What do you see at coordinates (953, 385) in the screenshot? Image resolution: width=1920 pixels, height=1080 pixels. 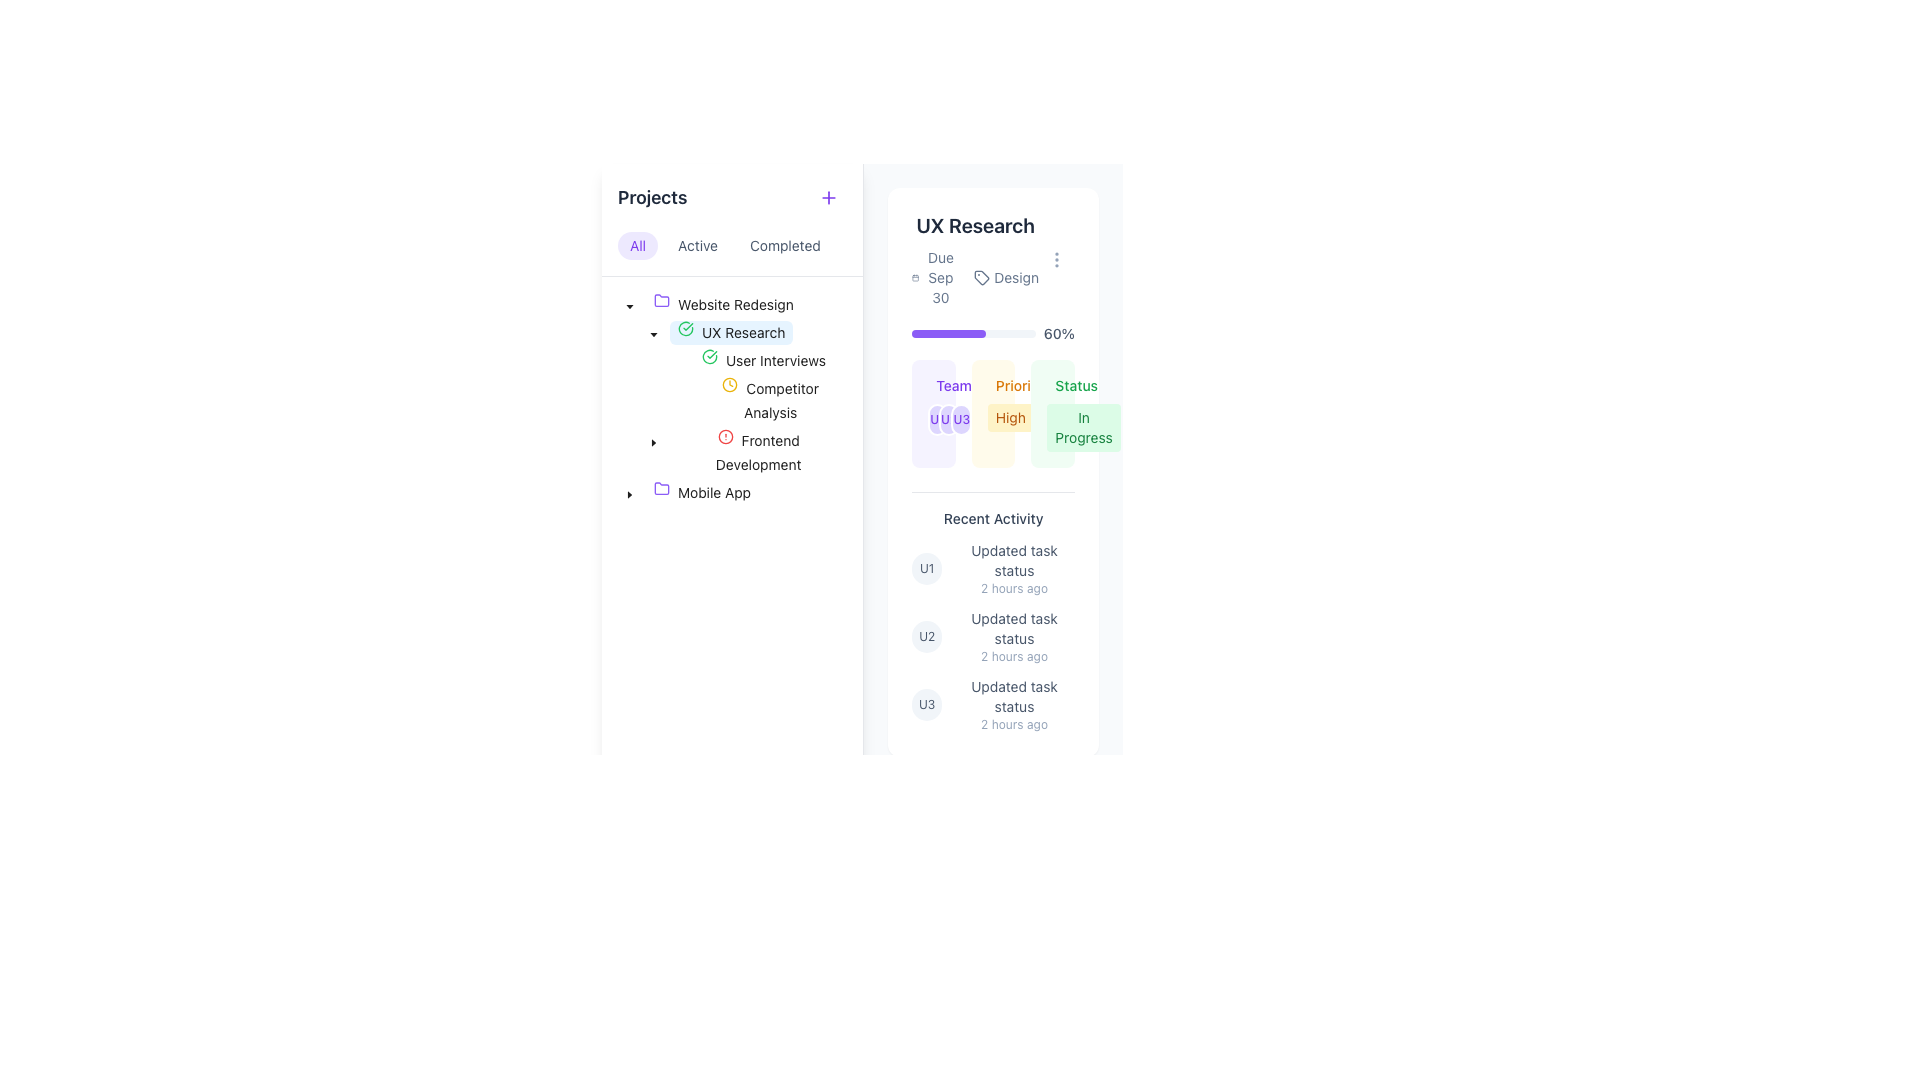 I see `the 'Team' text label, which is styled with a smaller font size, medium weight, and violet color, located in the center-right panel beneath the progress bar` at bounding box center [953, 385].